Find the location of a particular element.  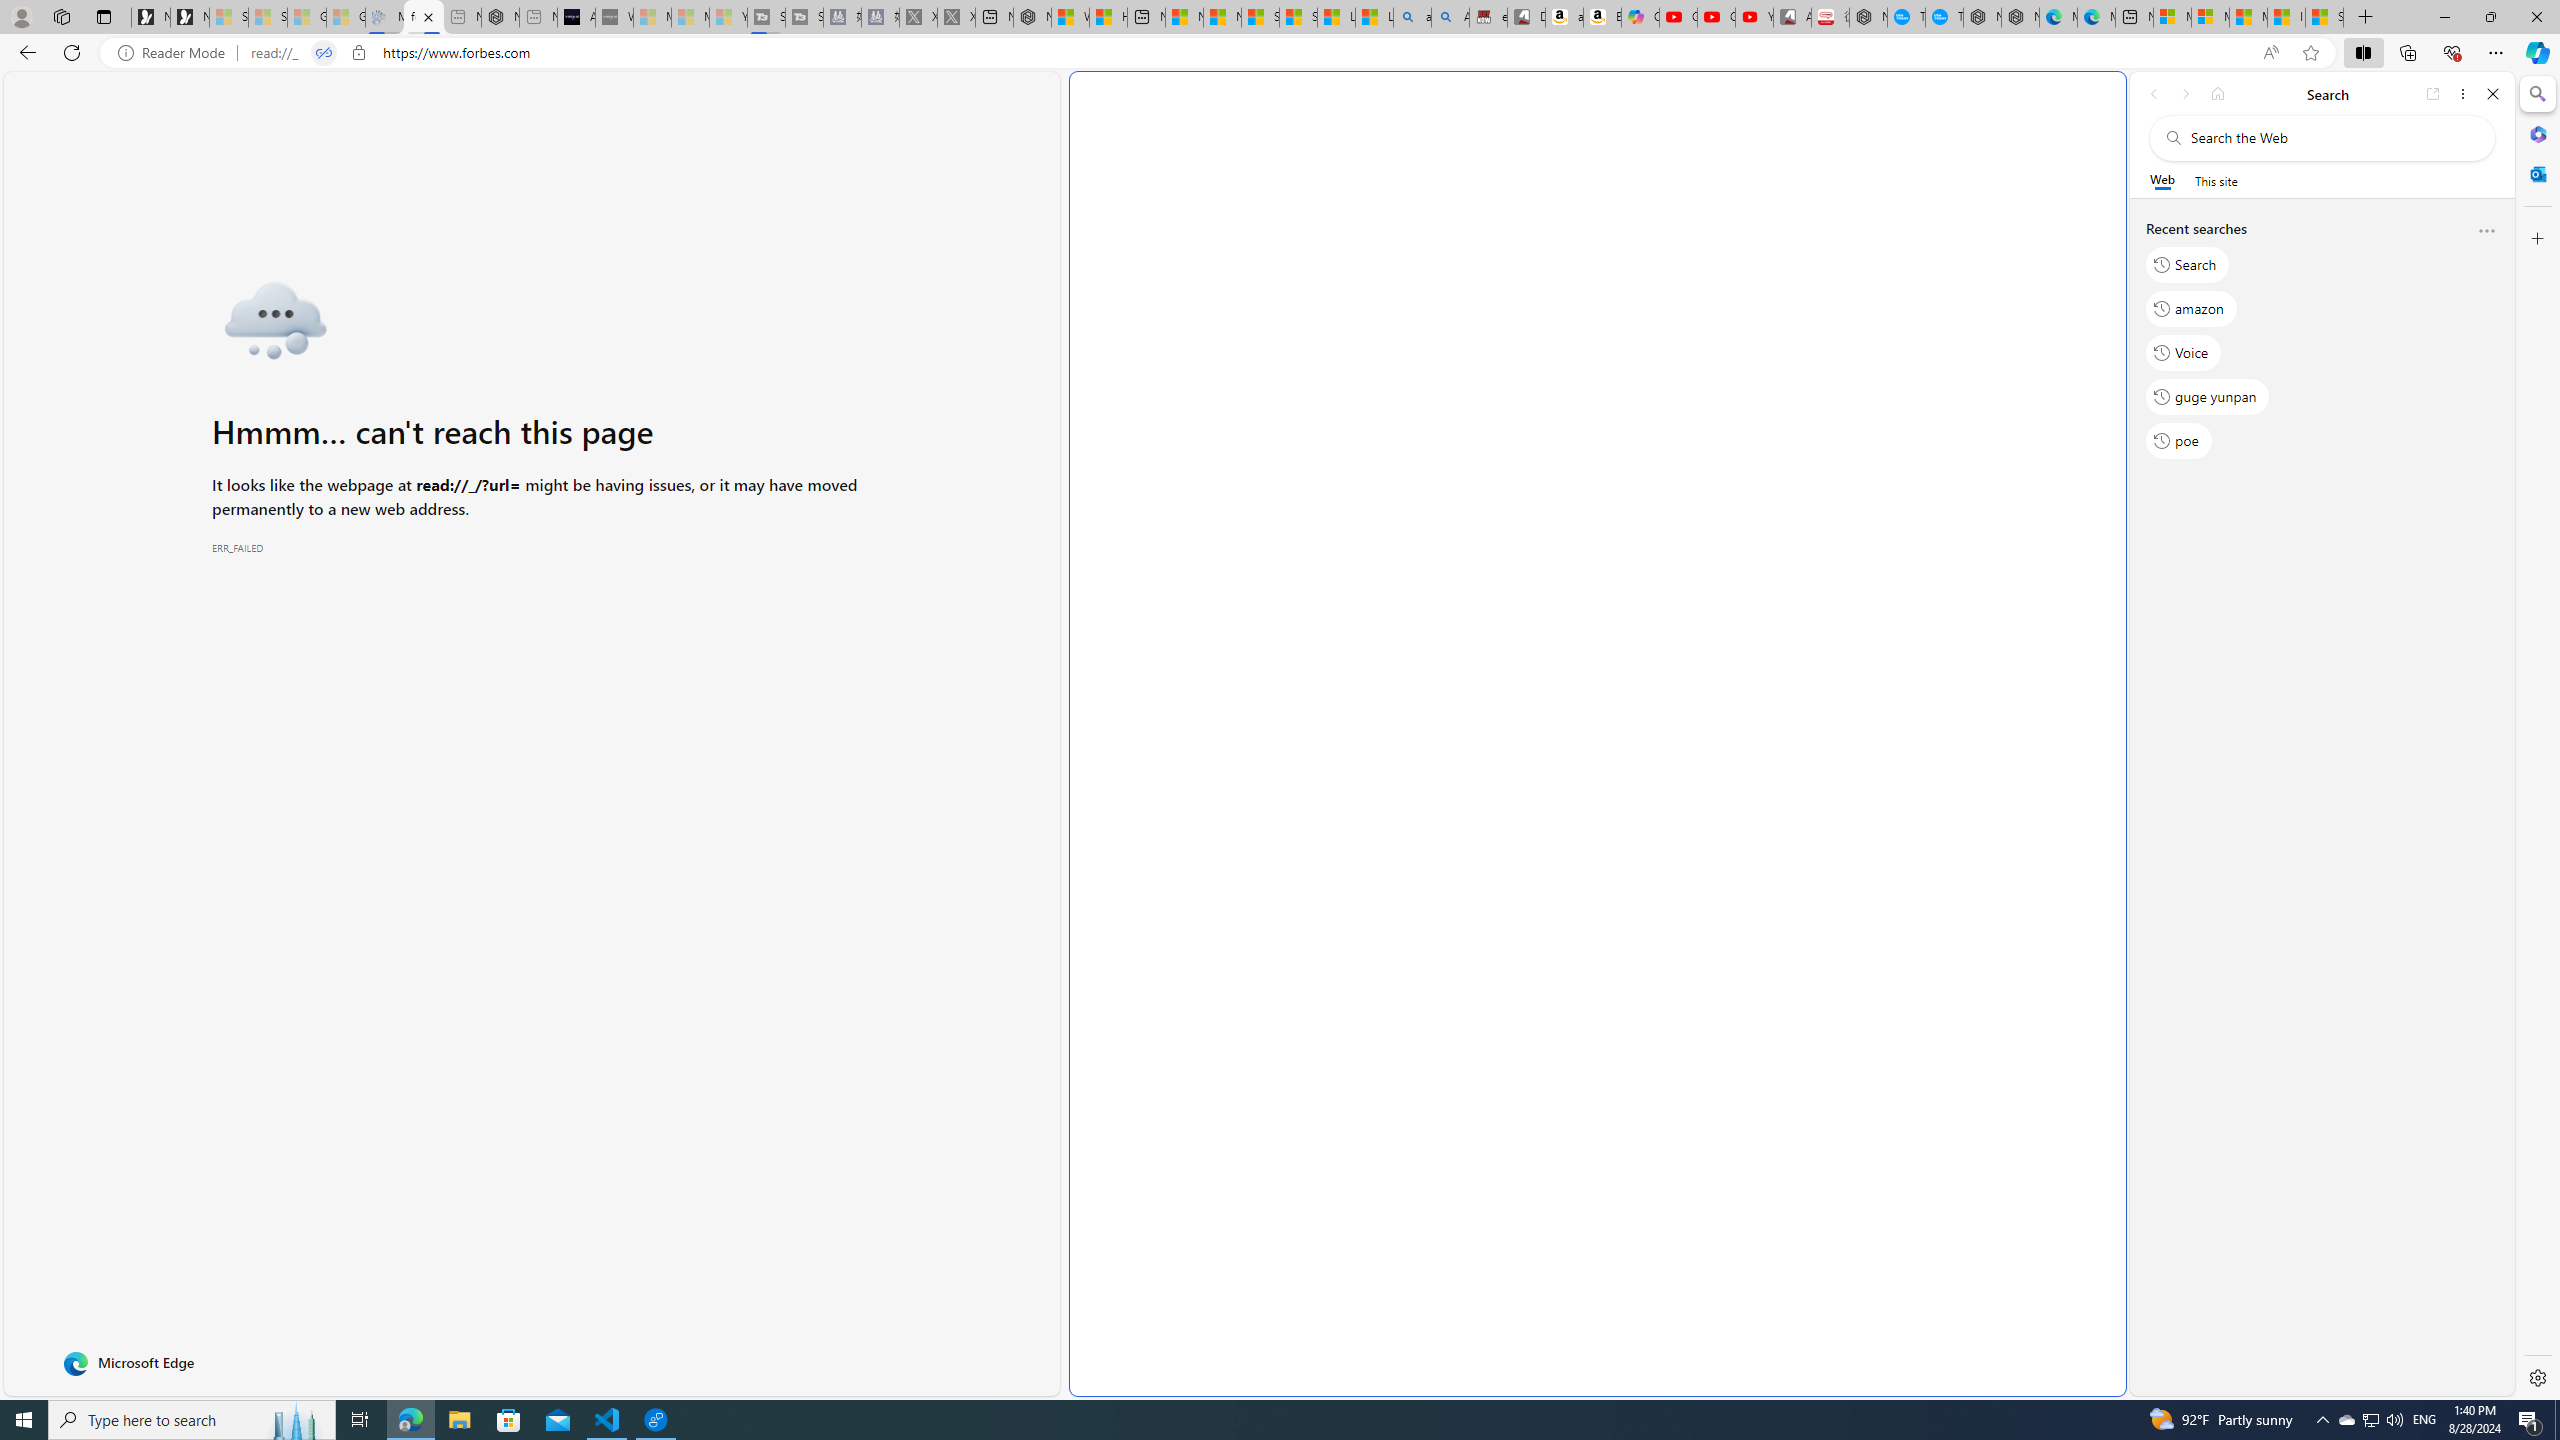

'Gloom - YouTube' is located at coordinates (1716, 16).